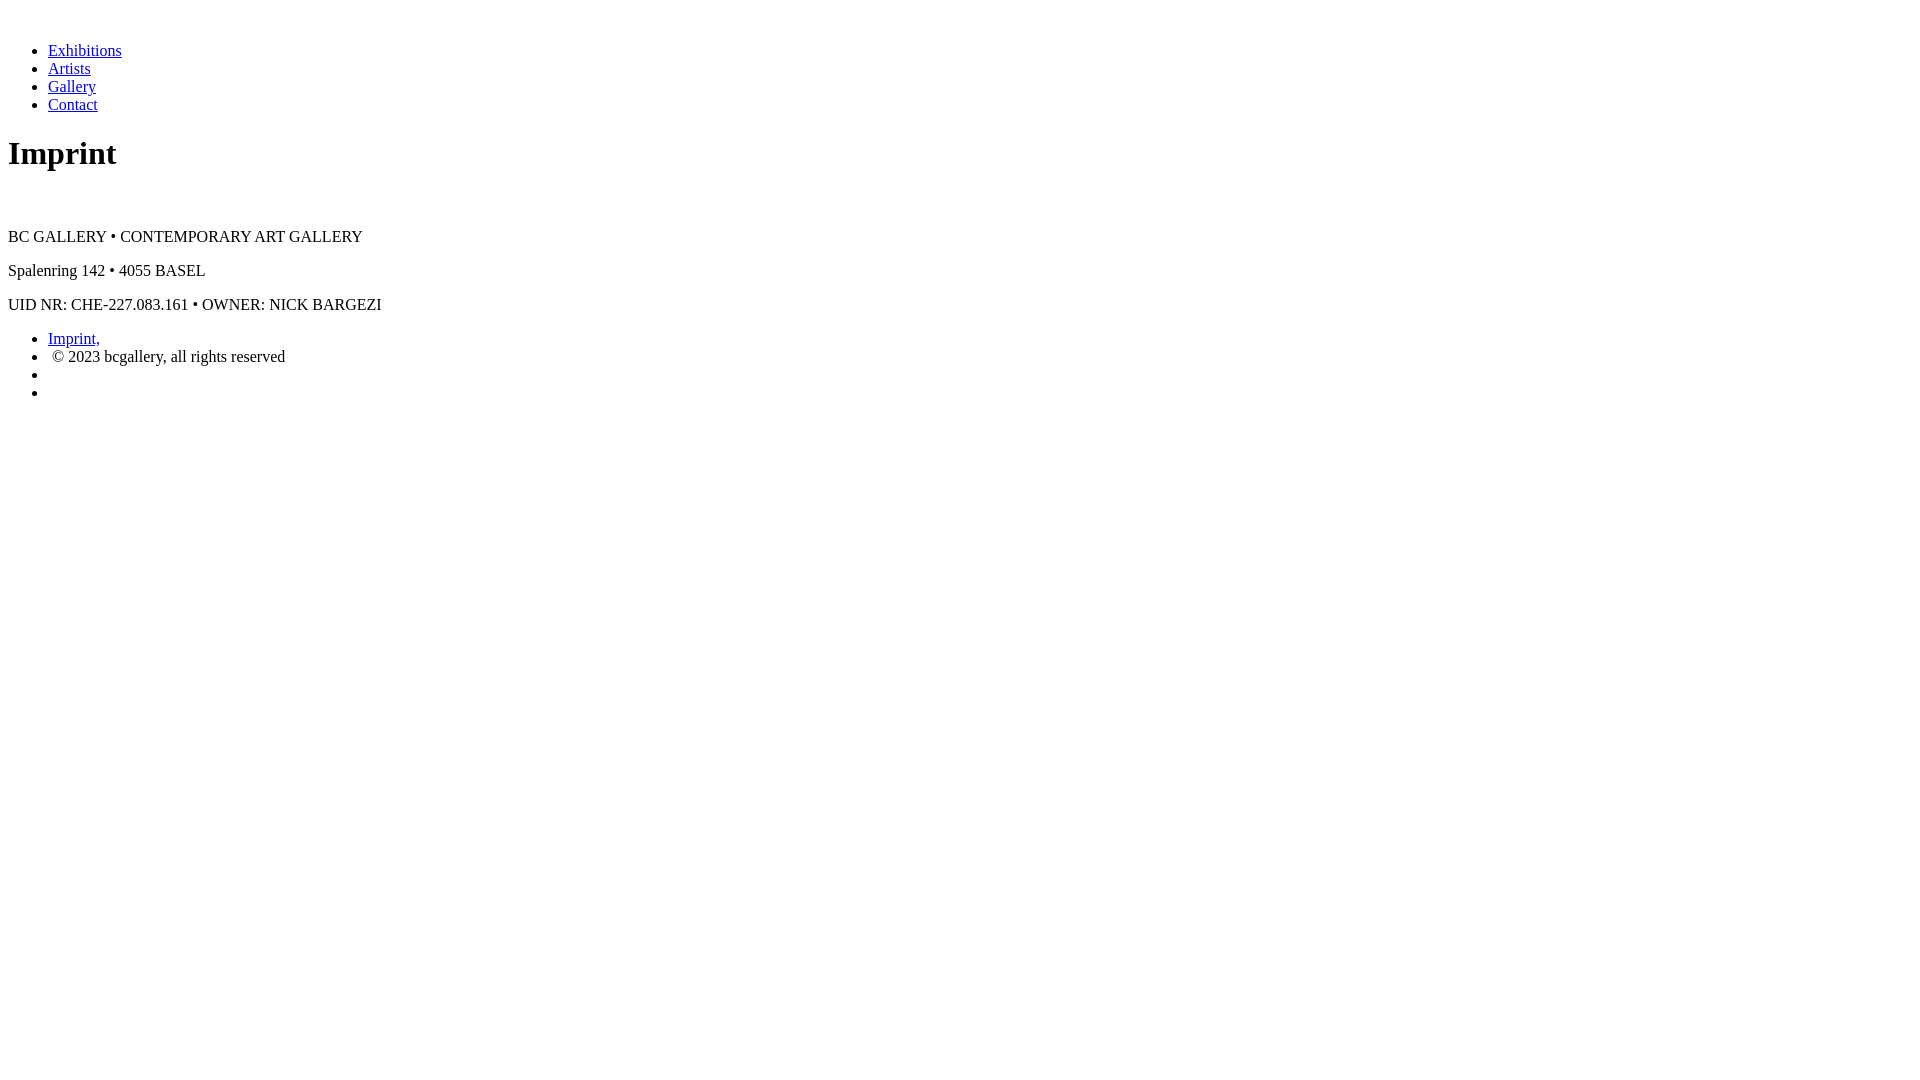  What do you see at coordinates (48, 49) in the screenshot?
I see `'Exhibitions'` at bounding box center [48, 49].